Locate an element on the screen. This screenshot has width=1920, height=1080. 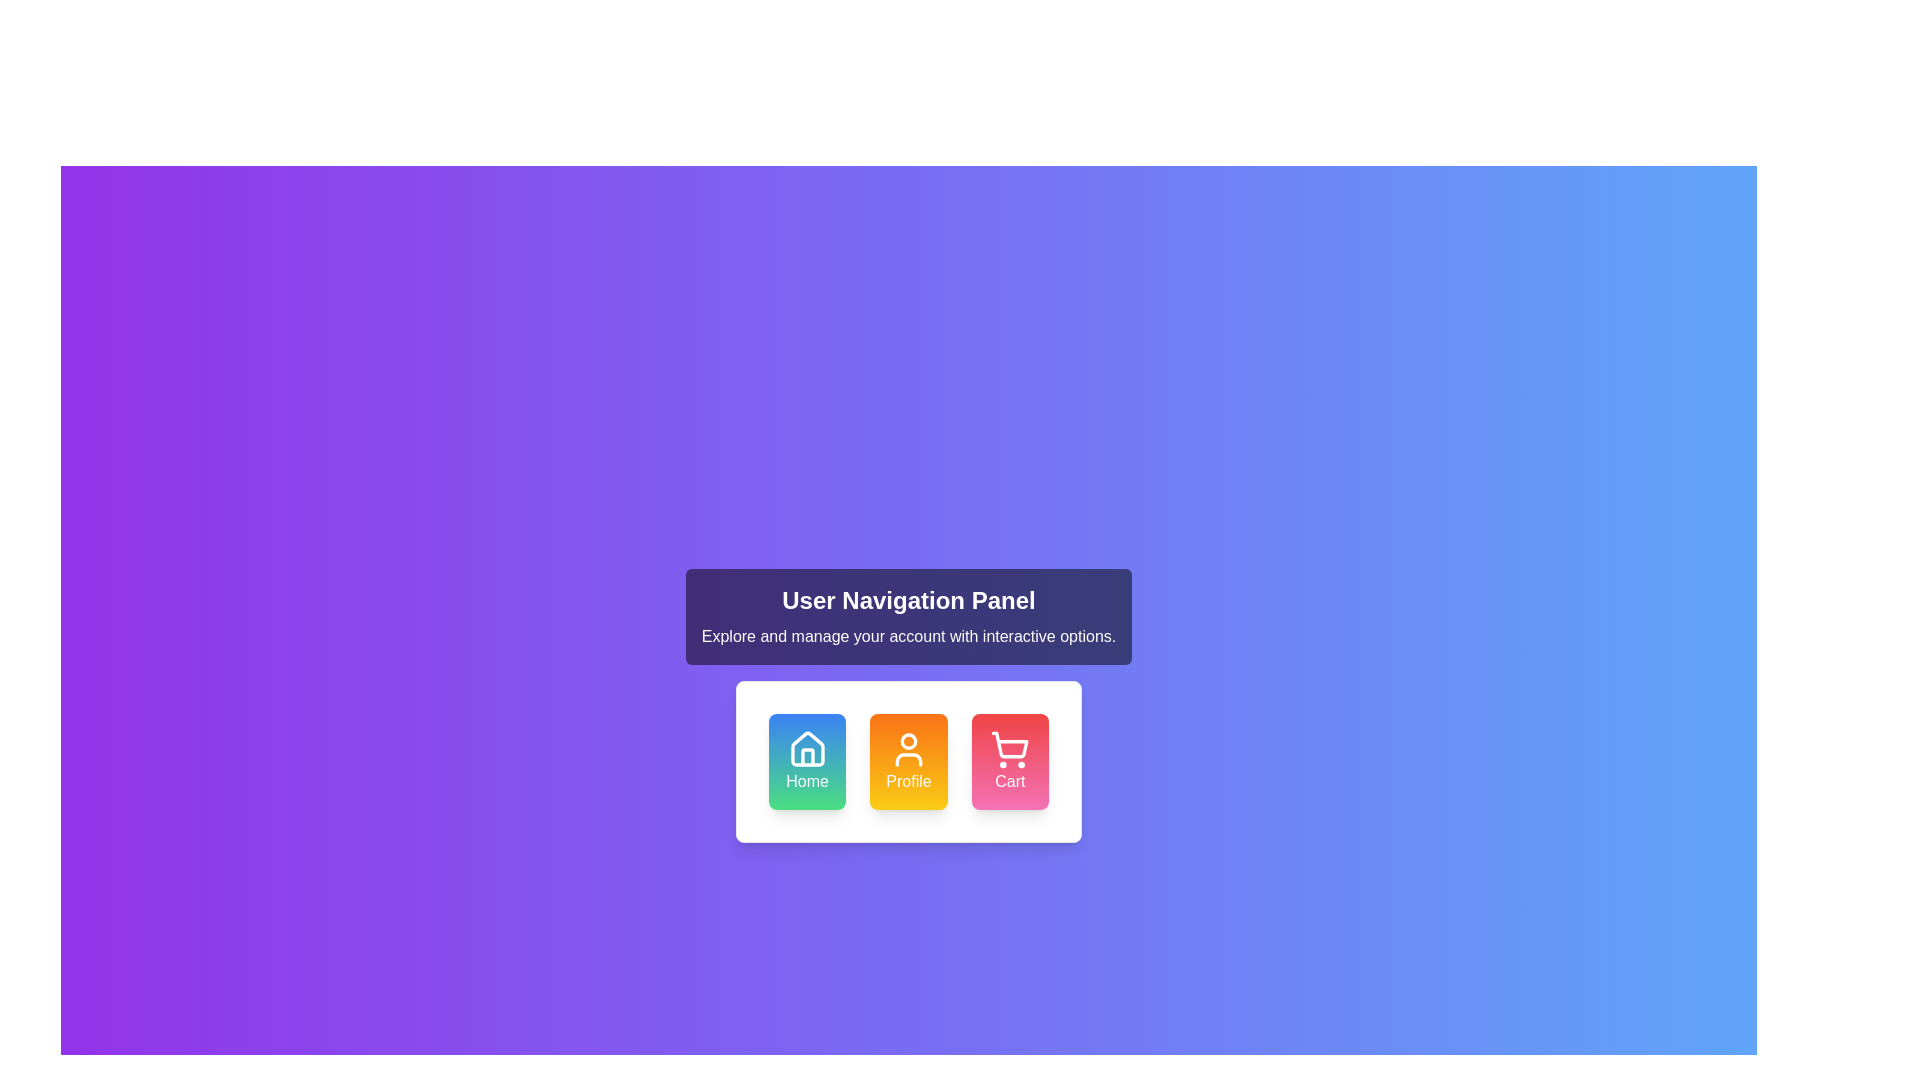
the navigation panel containing the 'Home', 'Profile', and 'Cart' buttons is located at coordinates (907, 762).